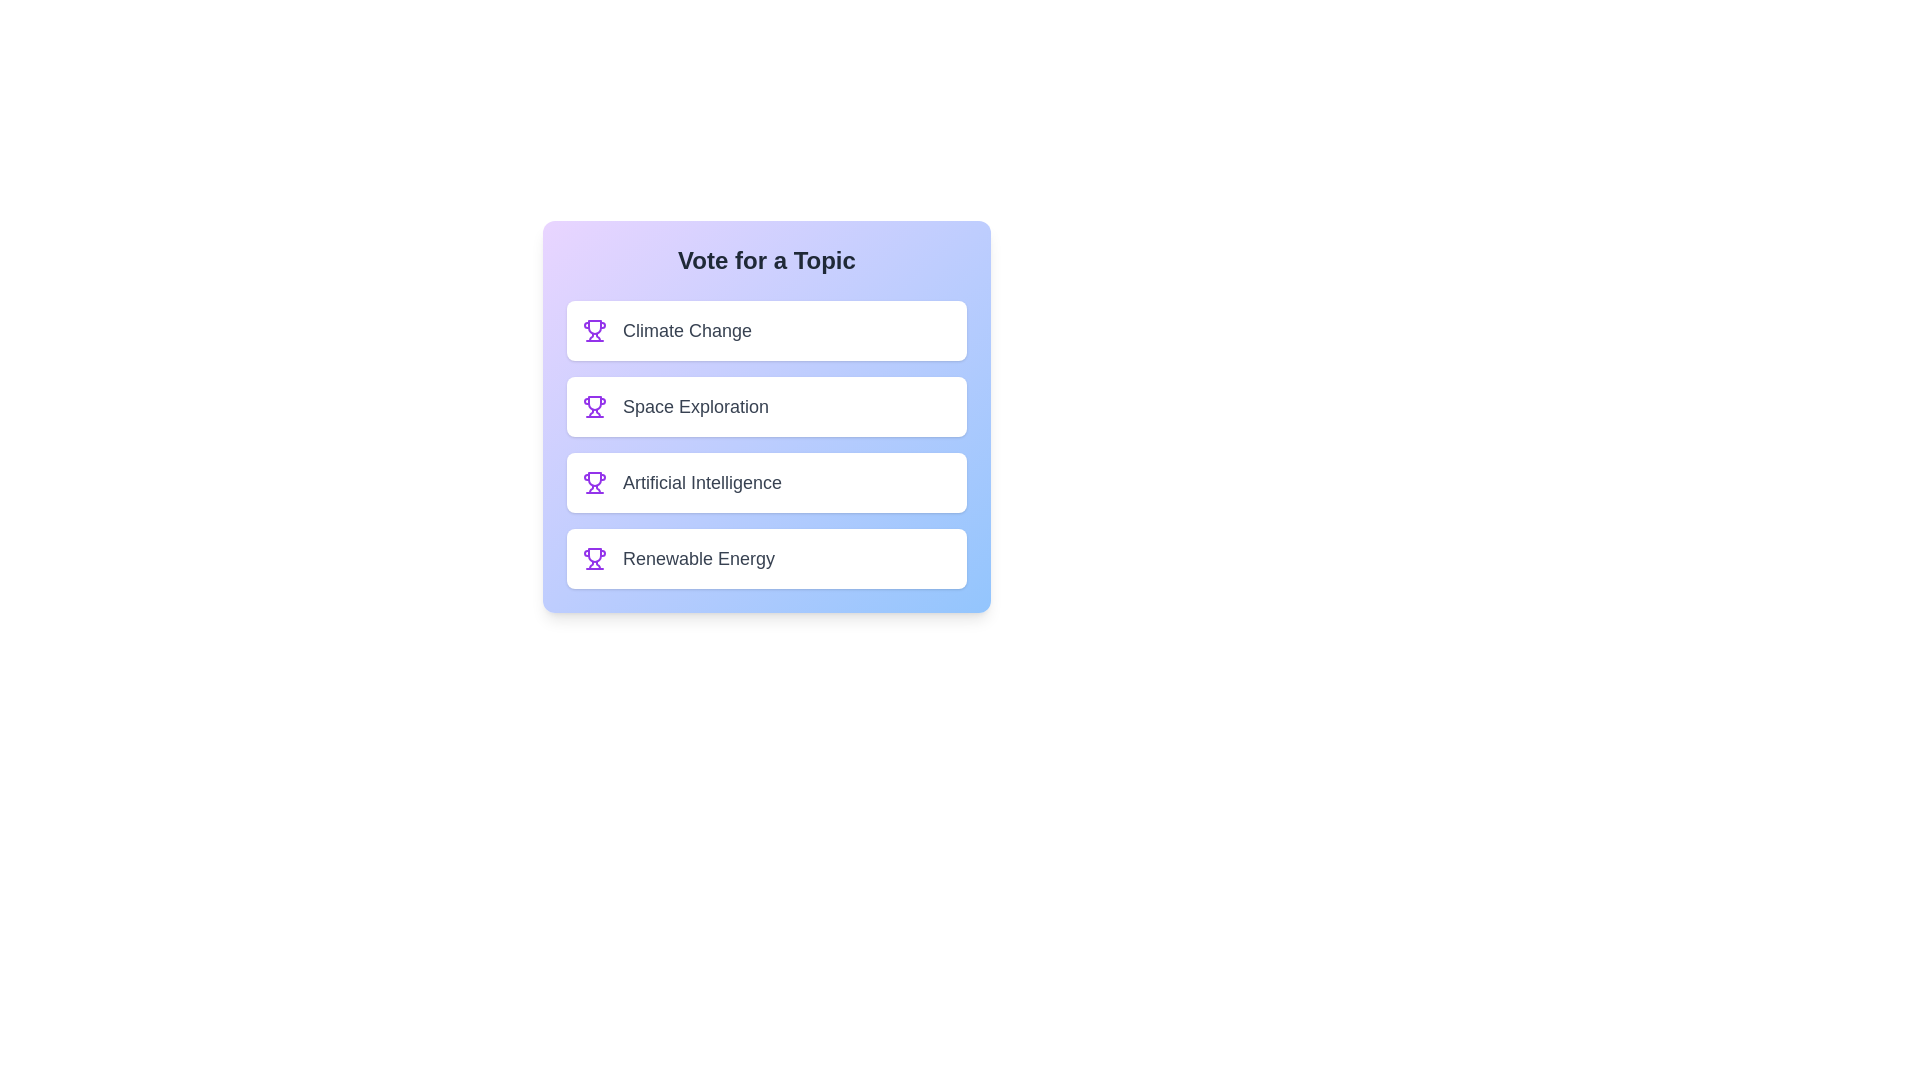 The width and height of the screenshot is (1920, 1080). I want to click on an option from the centrally positioned list of topics for voting, which includes options like 'Climate Change', 'Space Exploration', 'Artificial Intelligence', and 'Renewable Energy', so click(766, 443).